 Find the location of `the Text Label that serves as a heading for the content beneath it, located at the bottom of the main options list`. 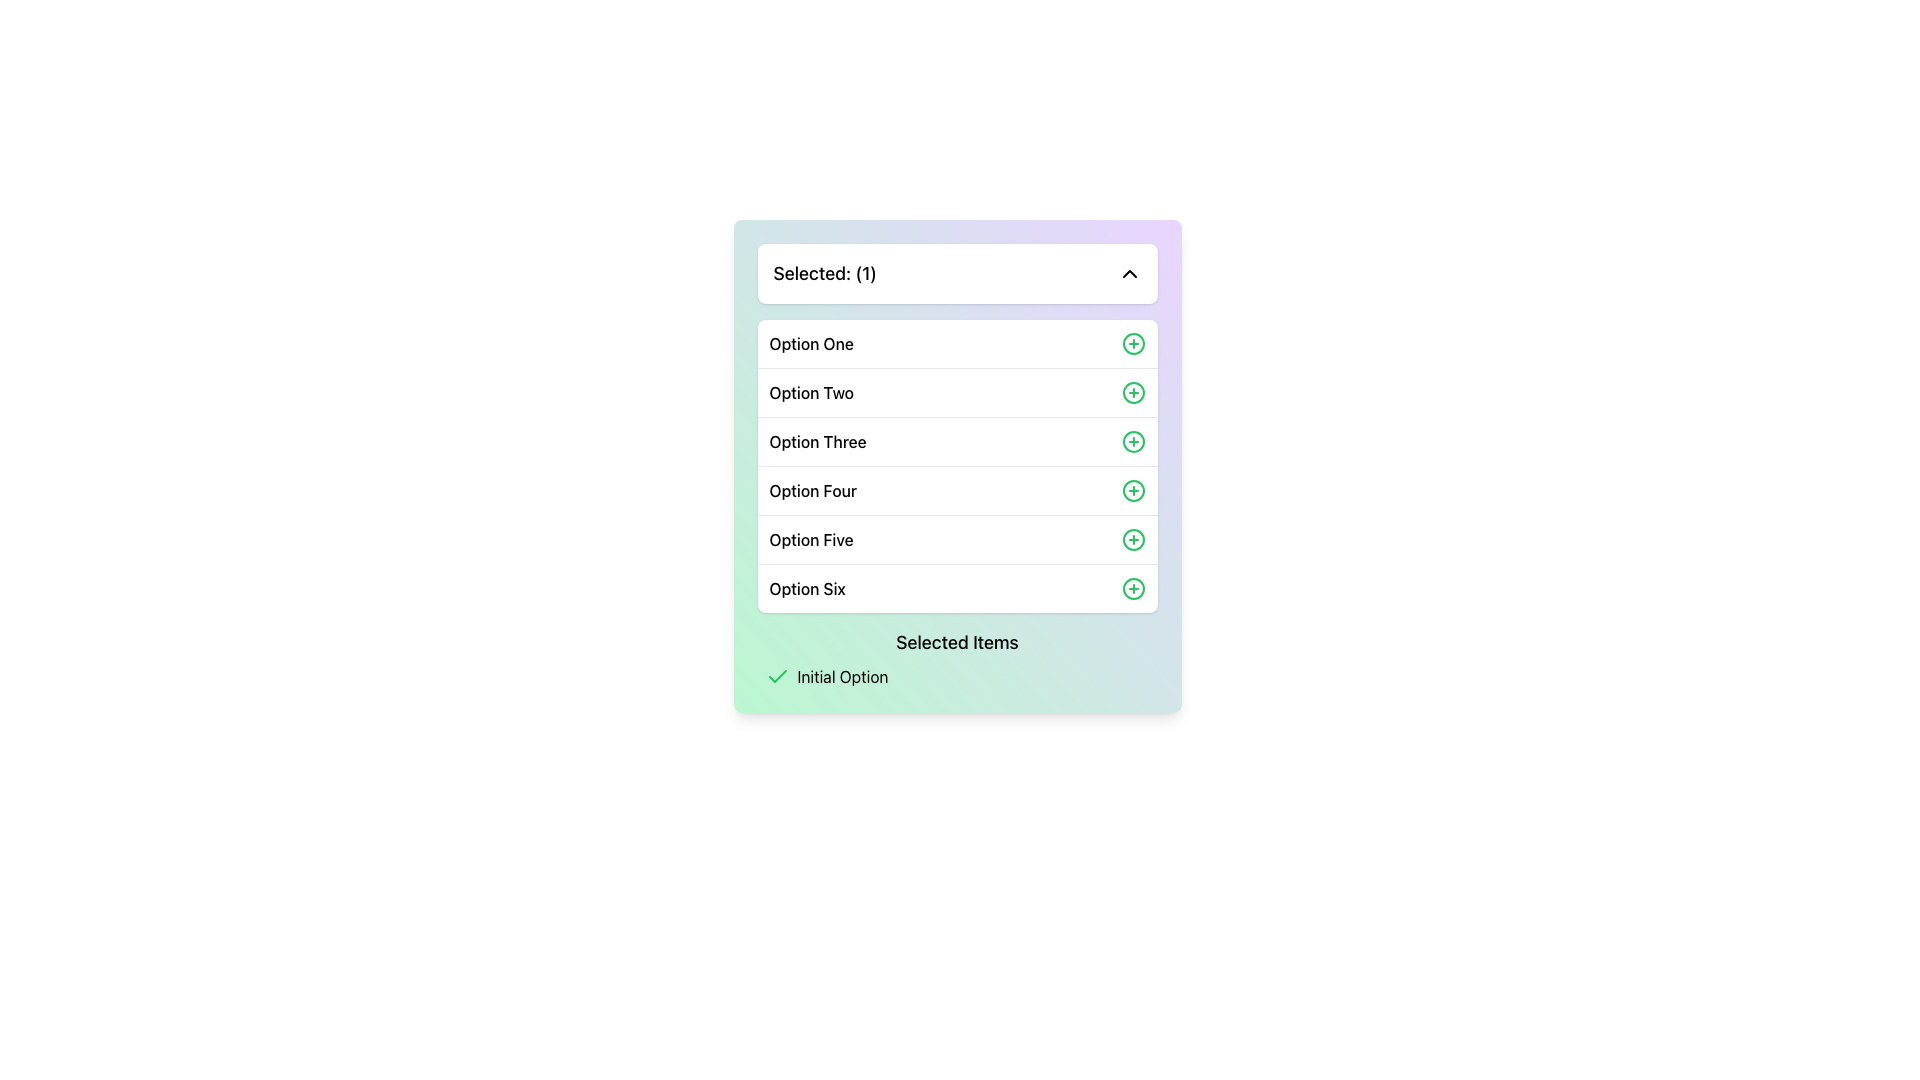

the Text Label that serves as a heading for the content beneath it, located at the bottom of the main options list is located at coordinates (956, 643).